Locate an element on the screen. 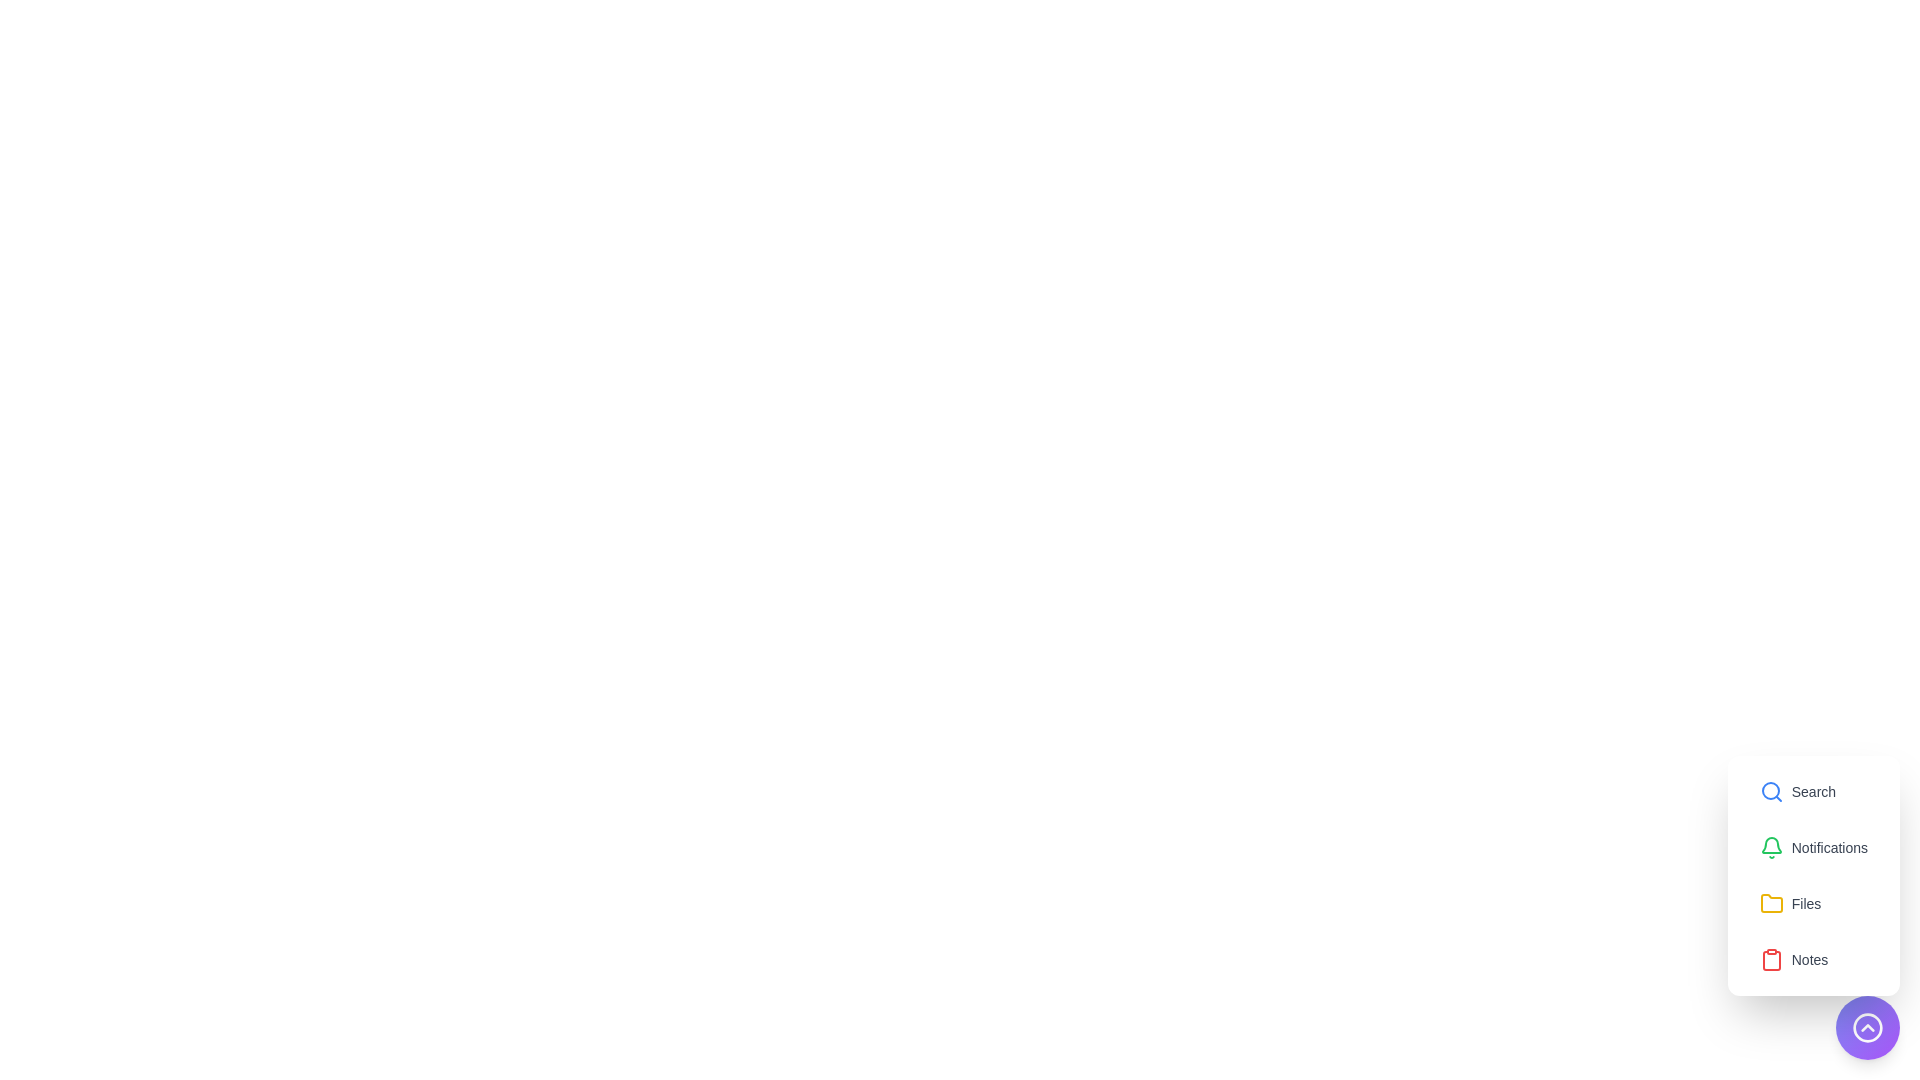 The width and height of the screenshot is (1920, 1080). the option Notes from the list is located at coordinates (1794, 959).